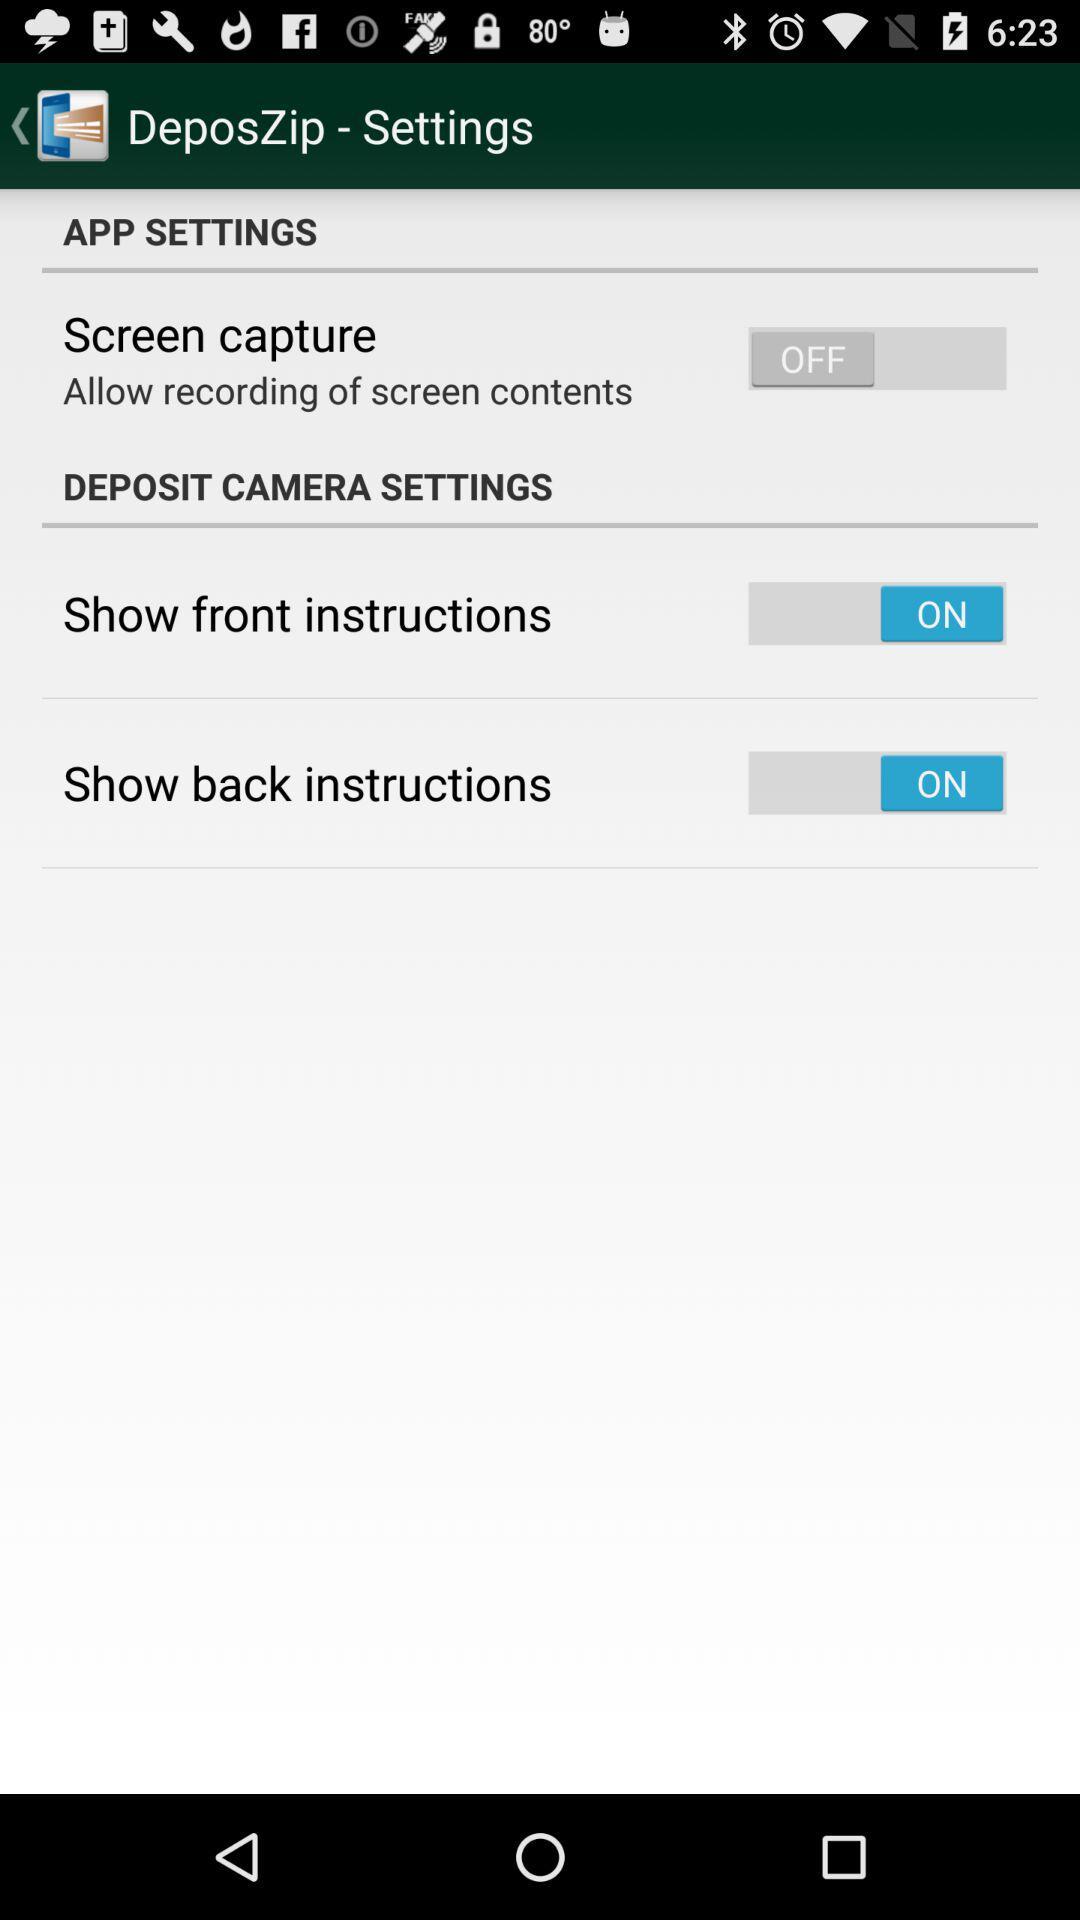  Describe the element at coordinates (540, 485) in the screenshot. I see `the deposit camera settings app` at that location.